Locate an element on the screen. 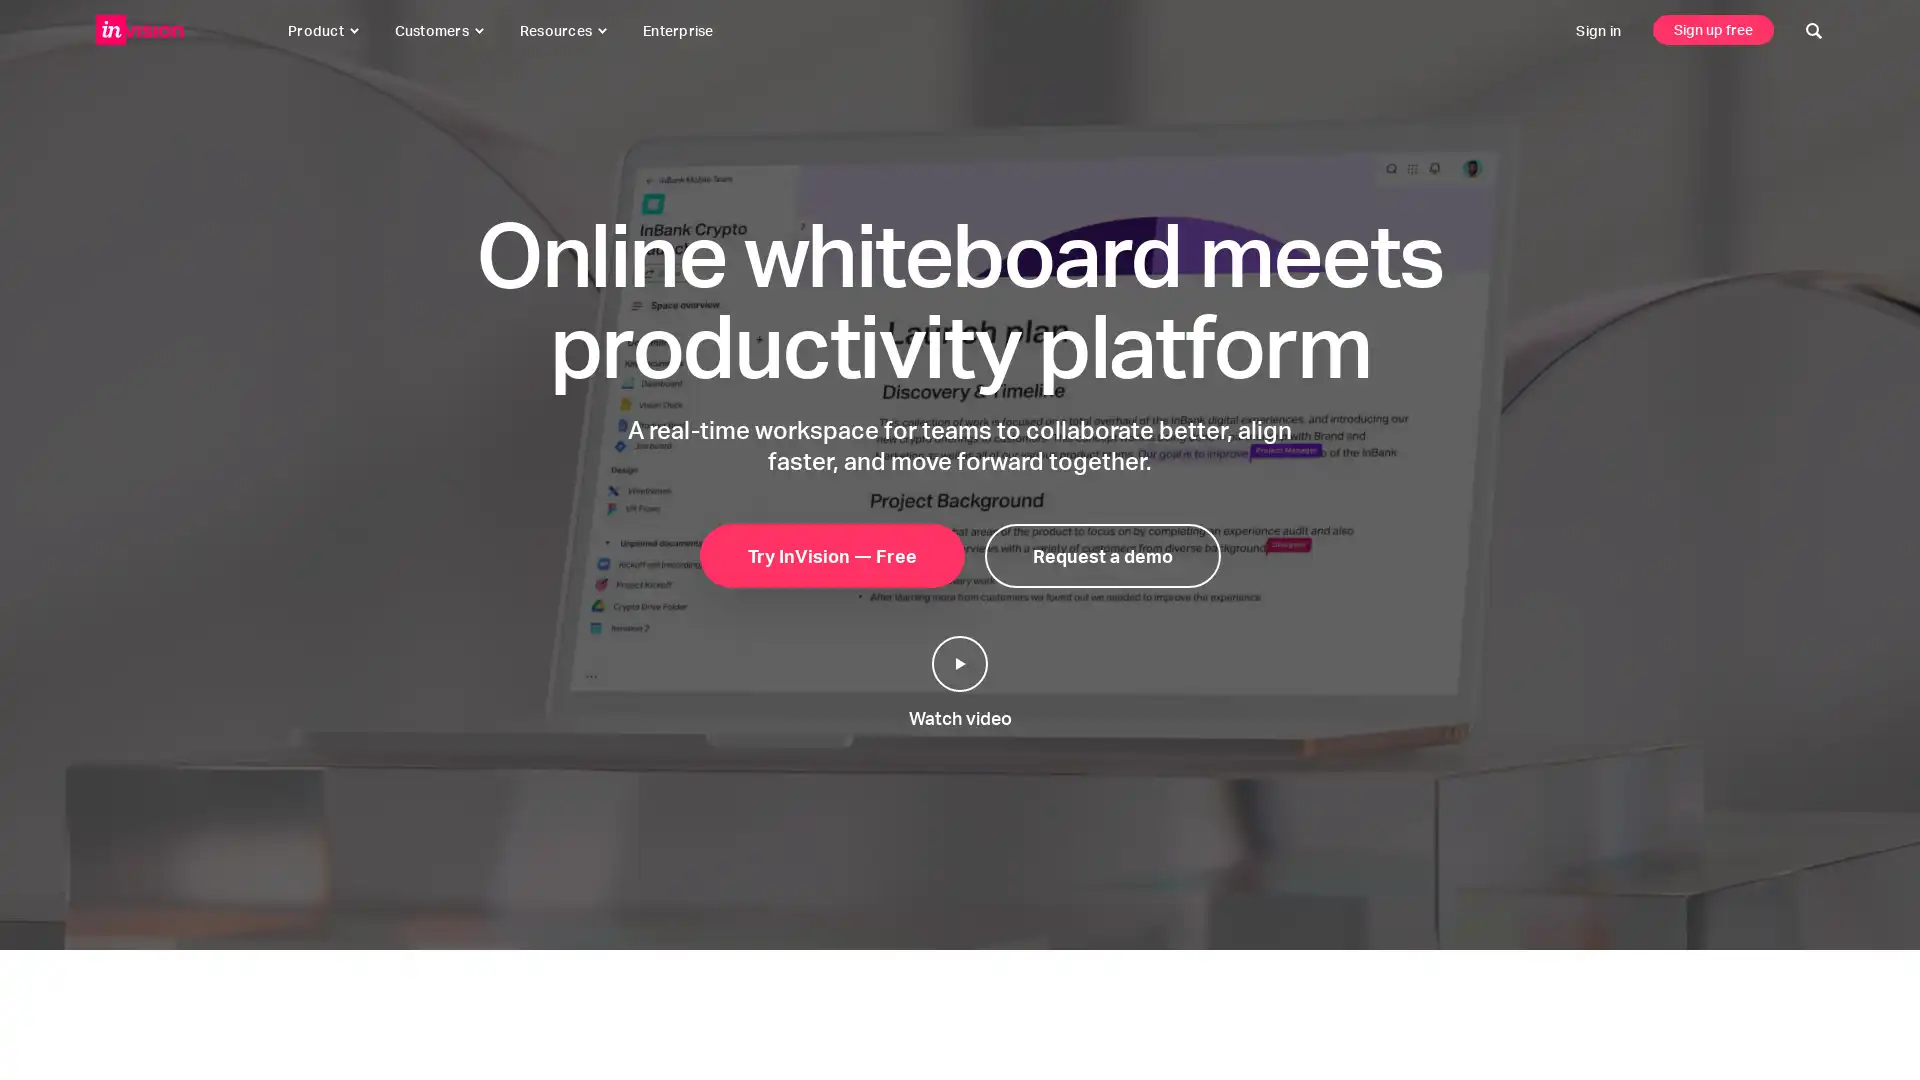  sign up free is located at coordinates (1712, 29).